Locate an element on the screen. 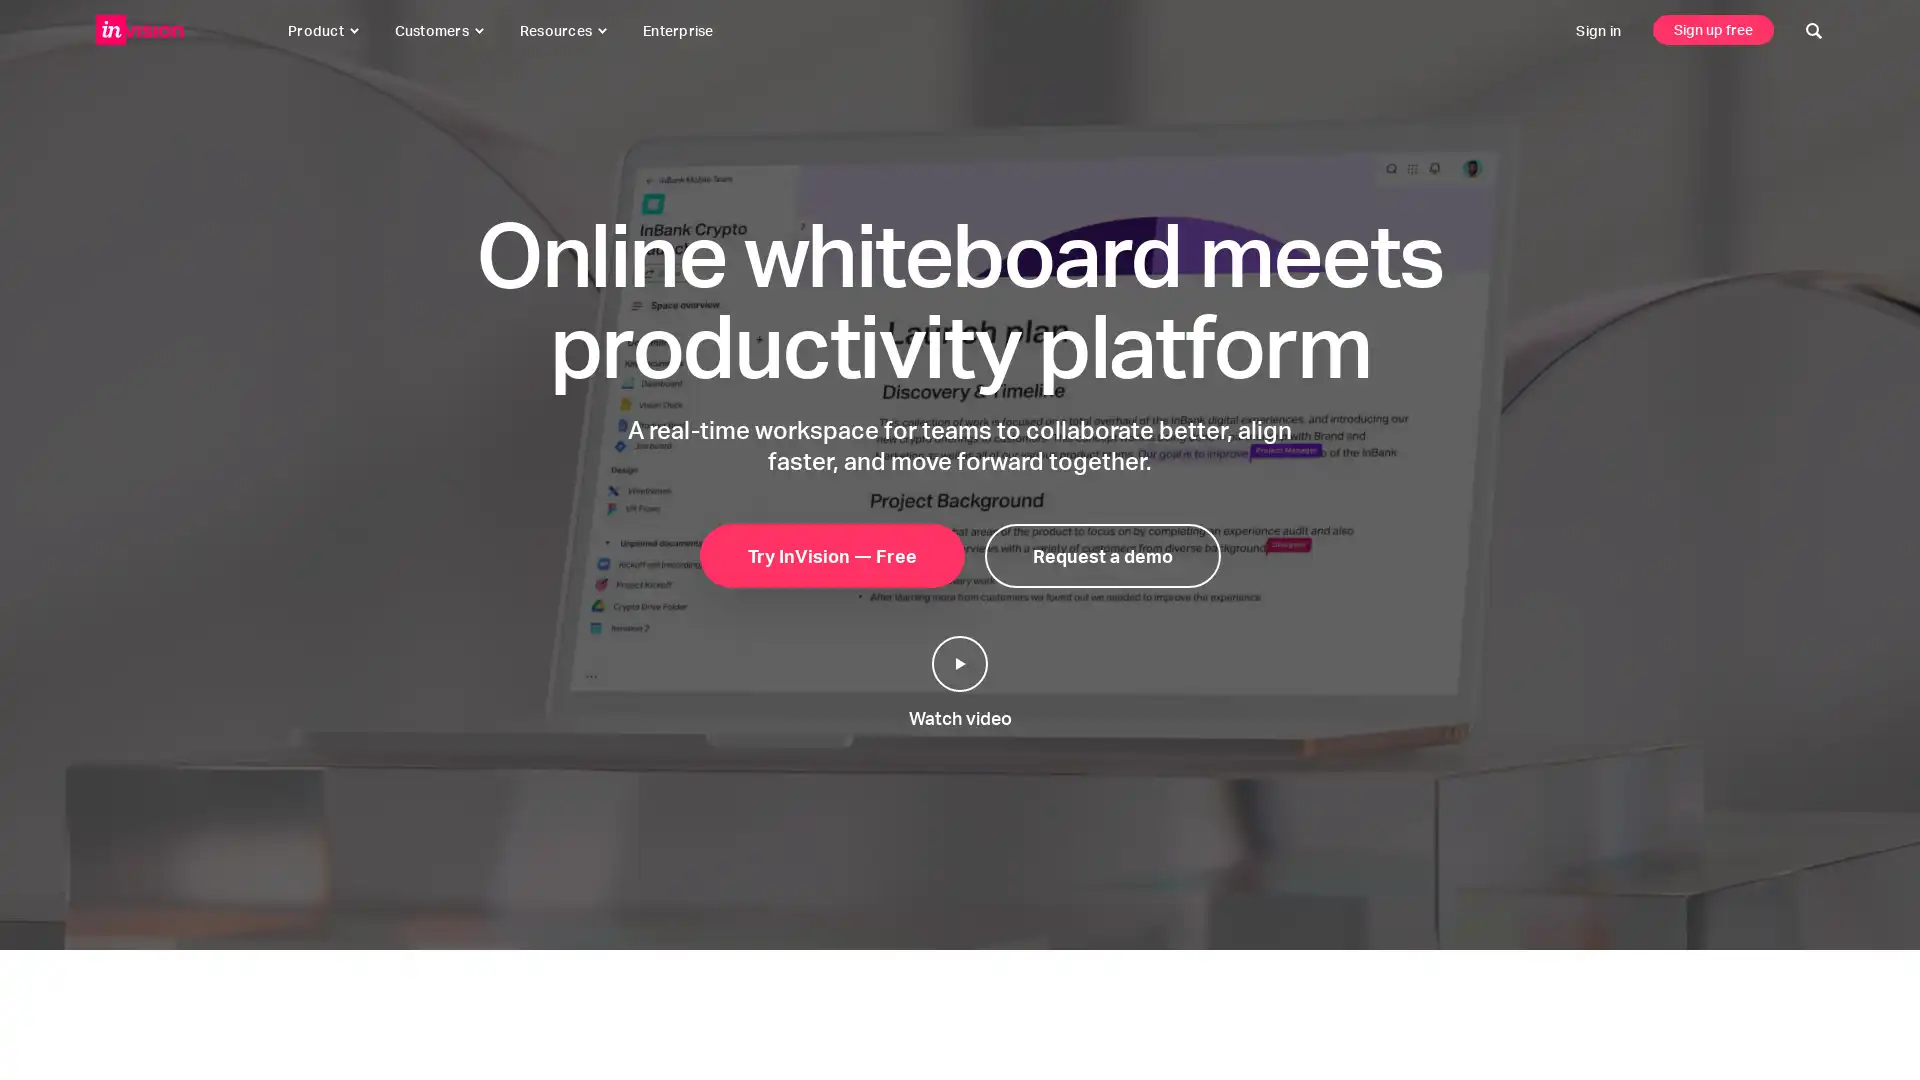  sign up free is located at coordinates (1712, 29).